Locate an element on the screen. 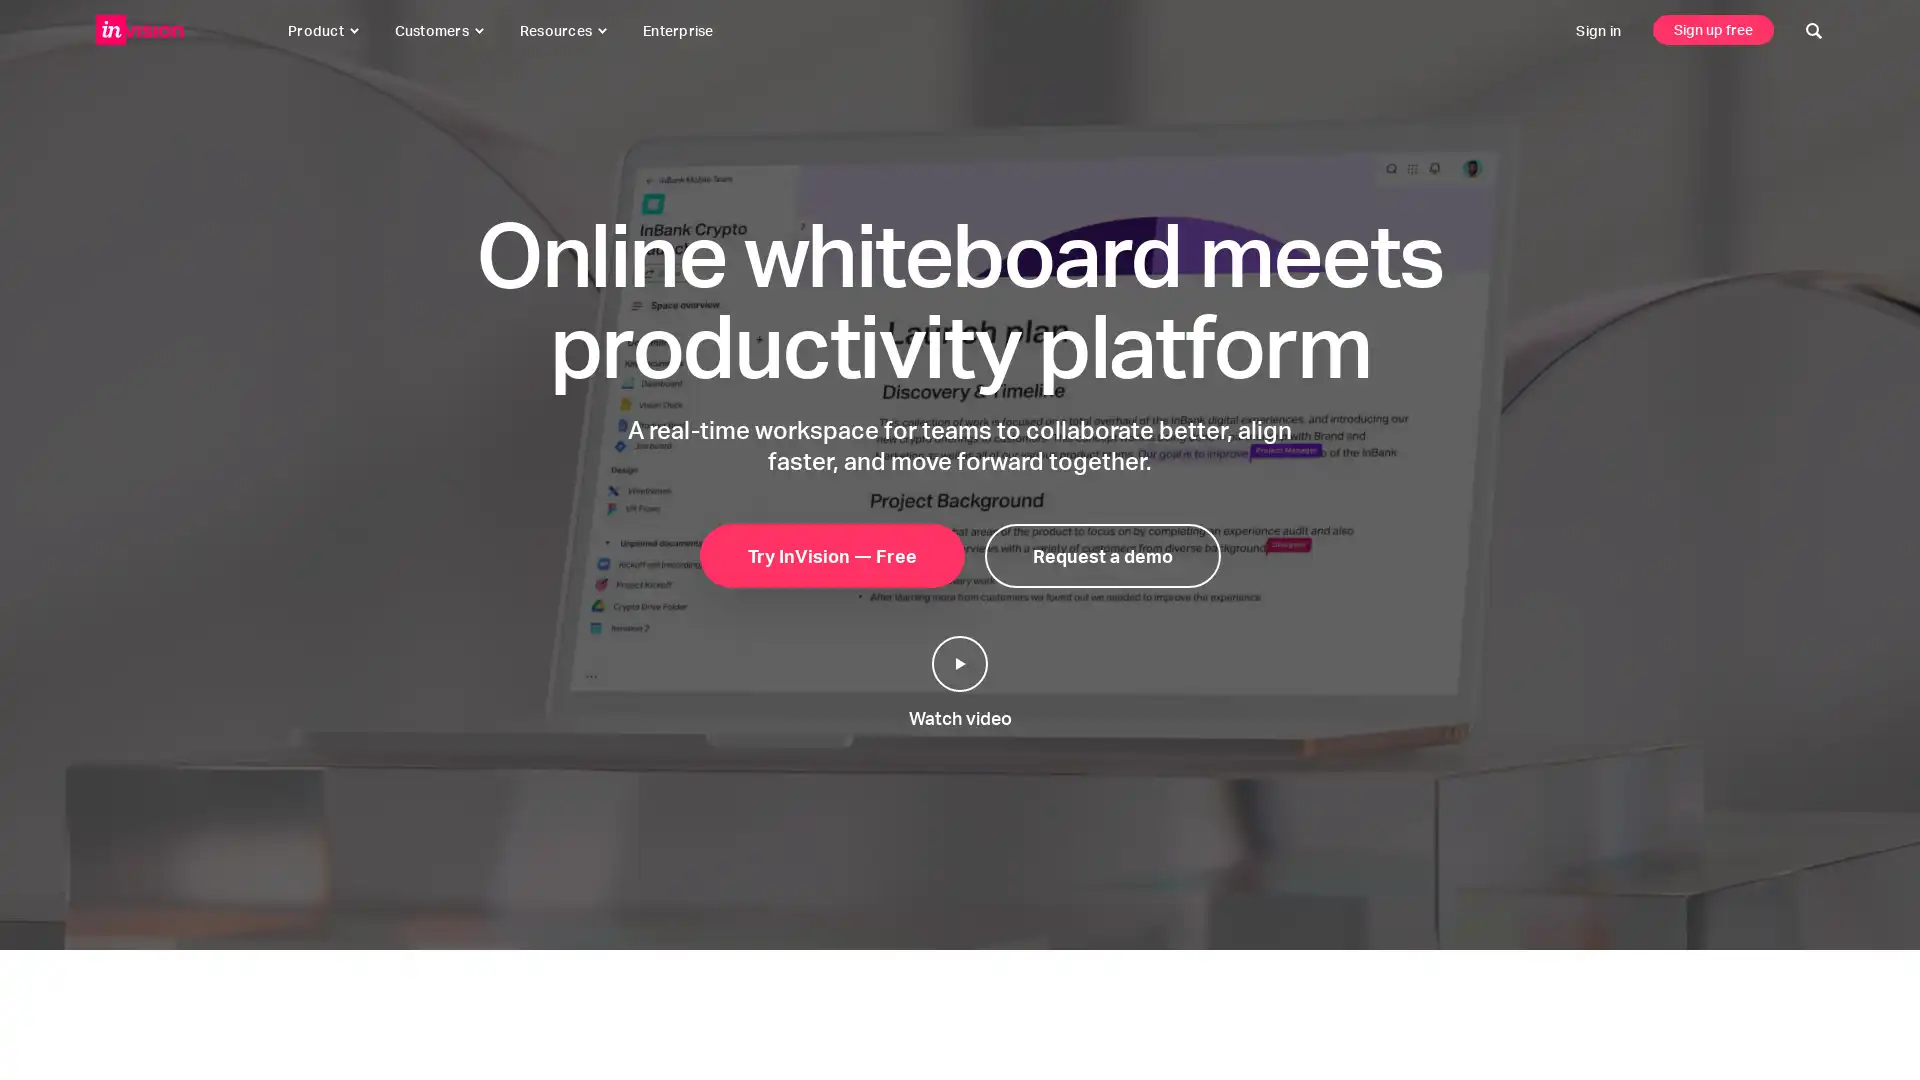  sign up free is located at coordinates (1712, 29).